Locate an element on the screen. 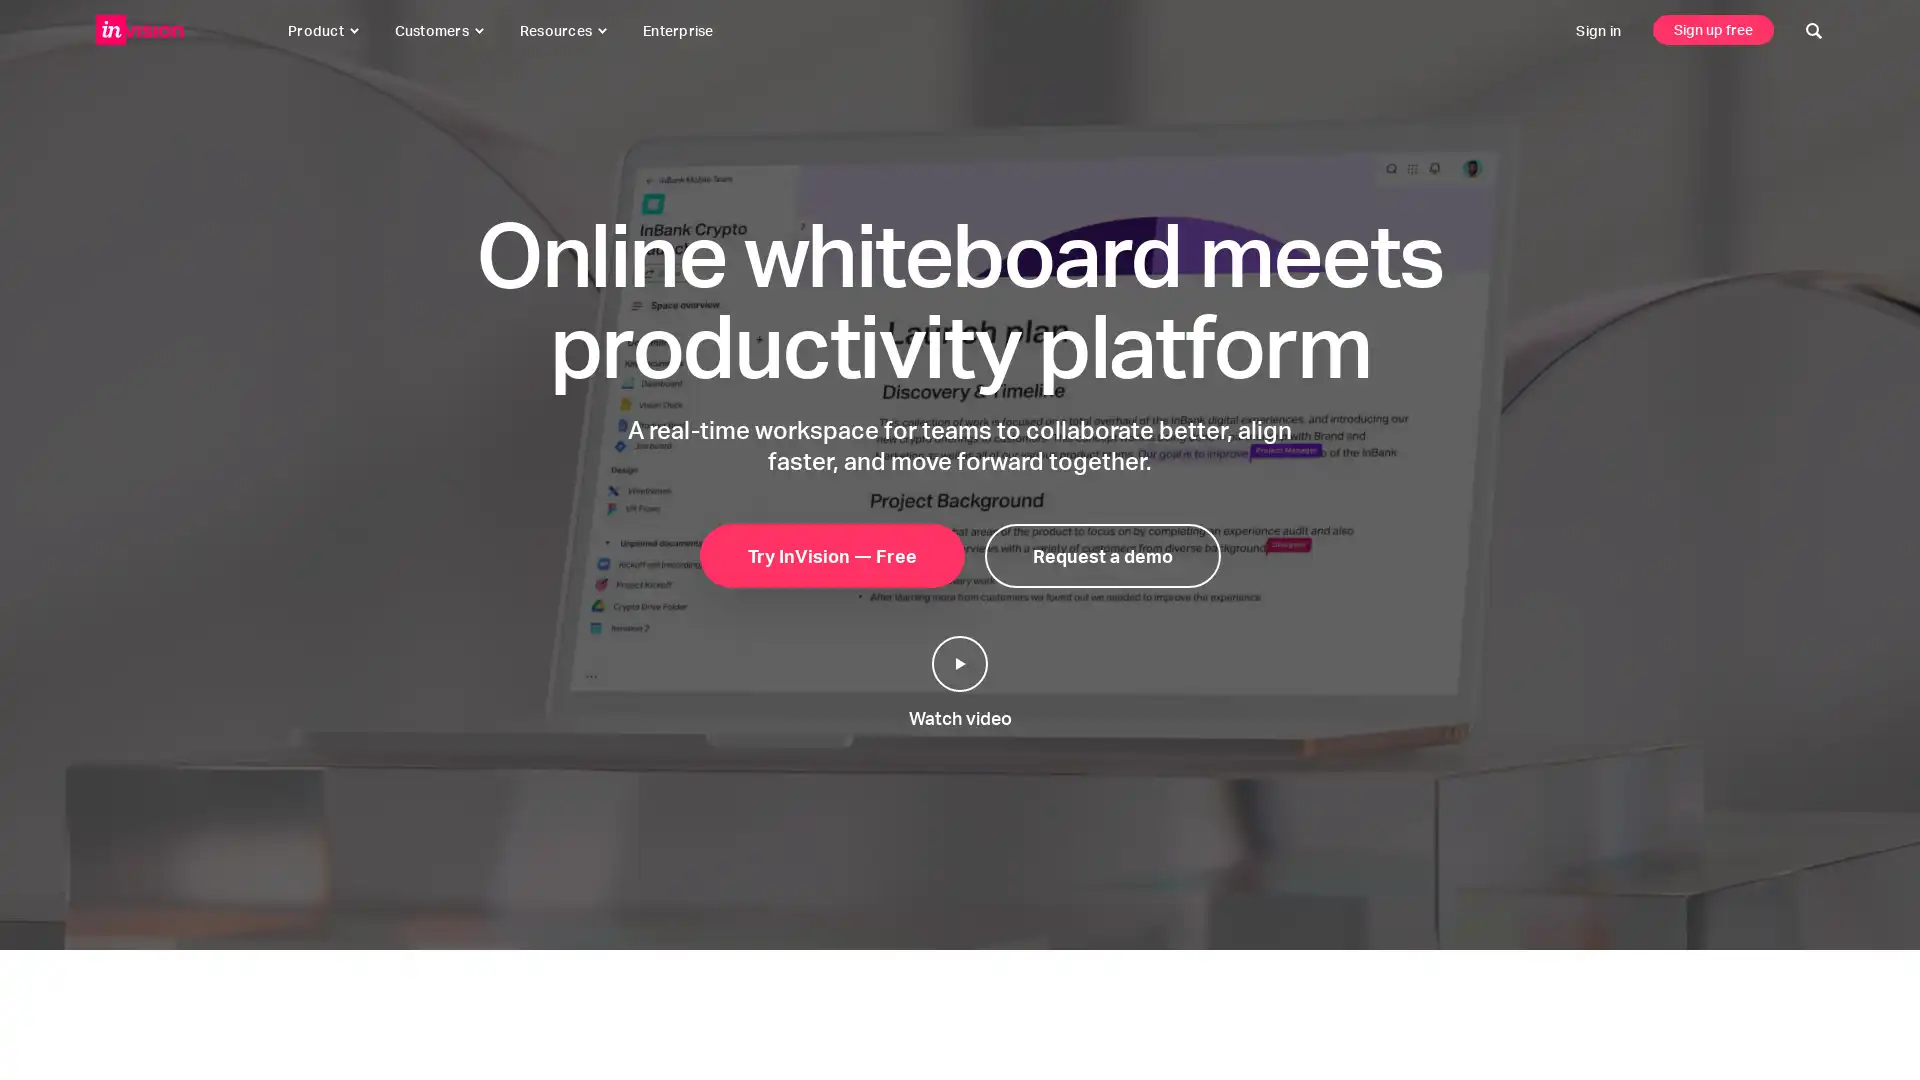  sign up free is located at coordinates (1712, 29).